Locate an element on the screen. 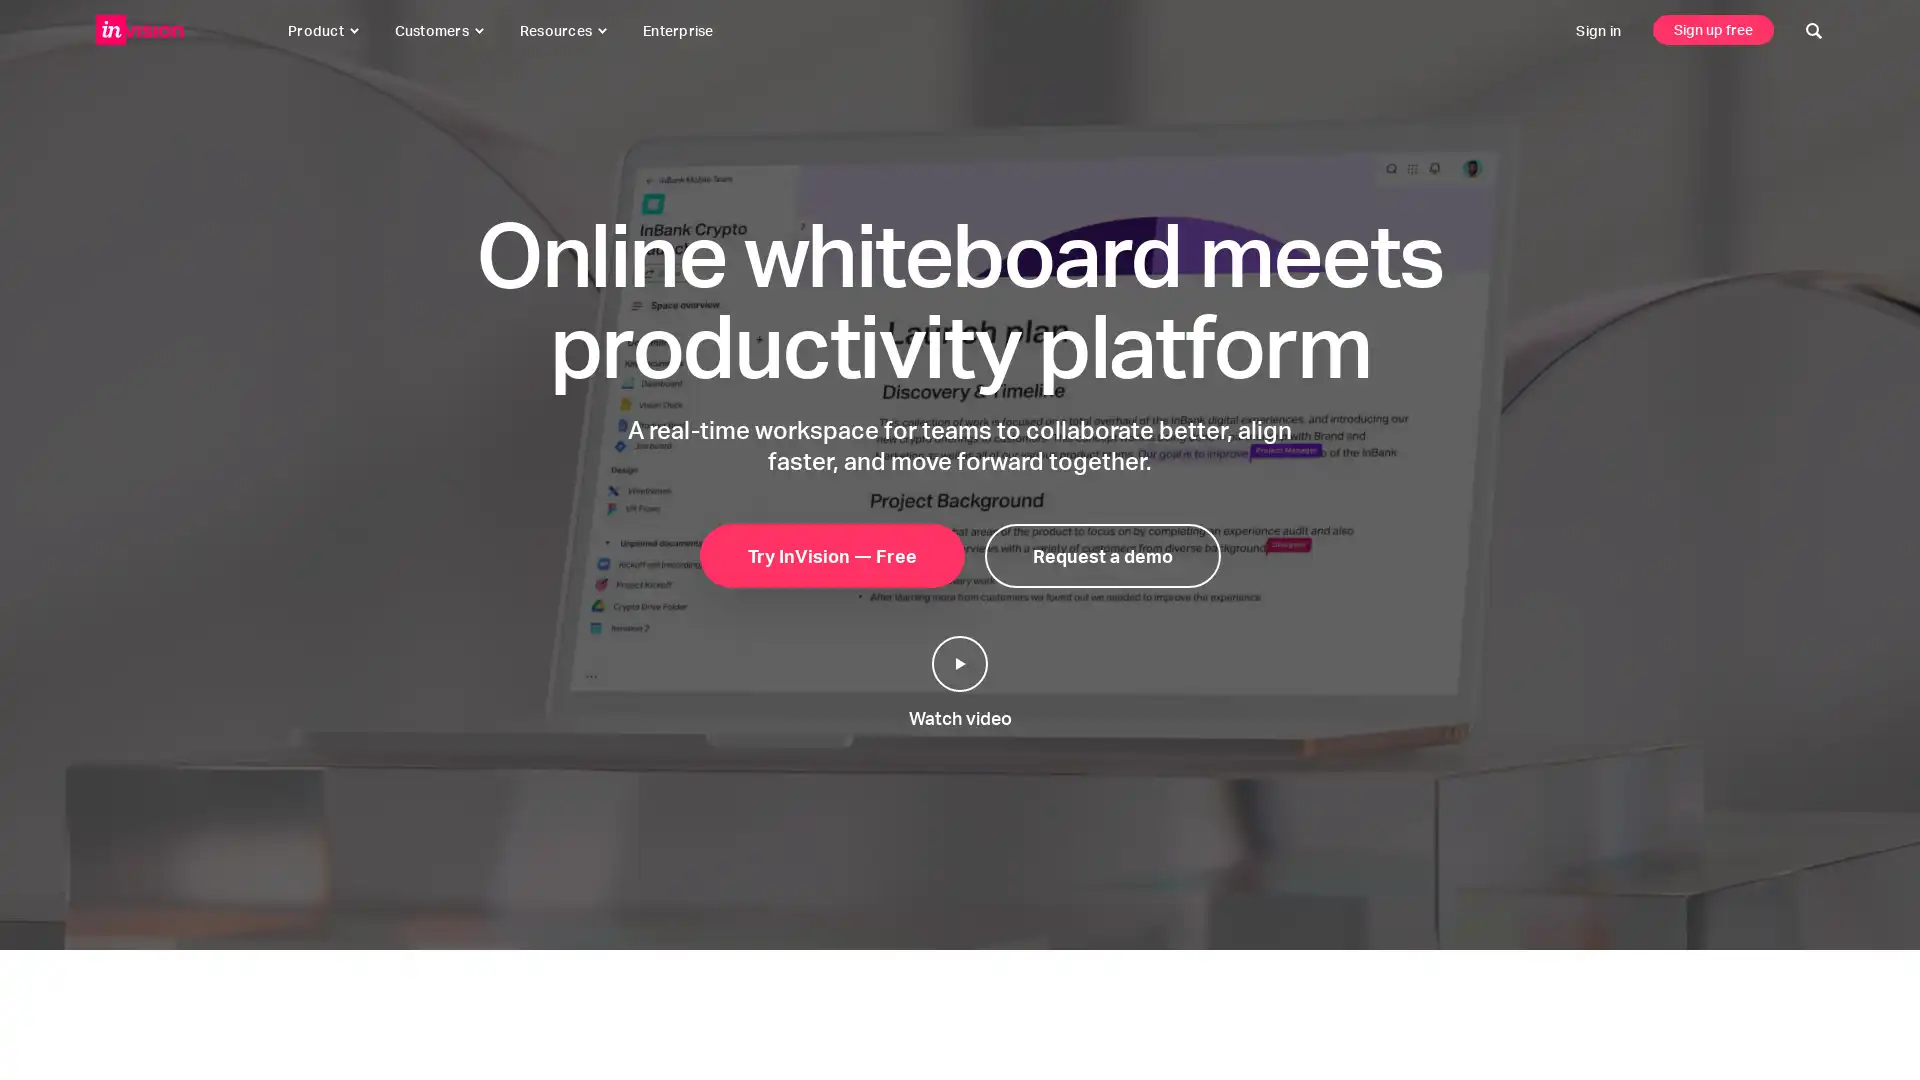  sign up free is located at coordinates (1712, 29).